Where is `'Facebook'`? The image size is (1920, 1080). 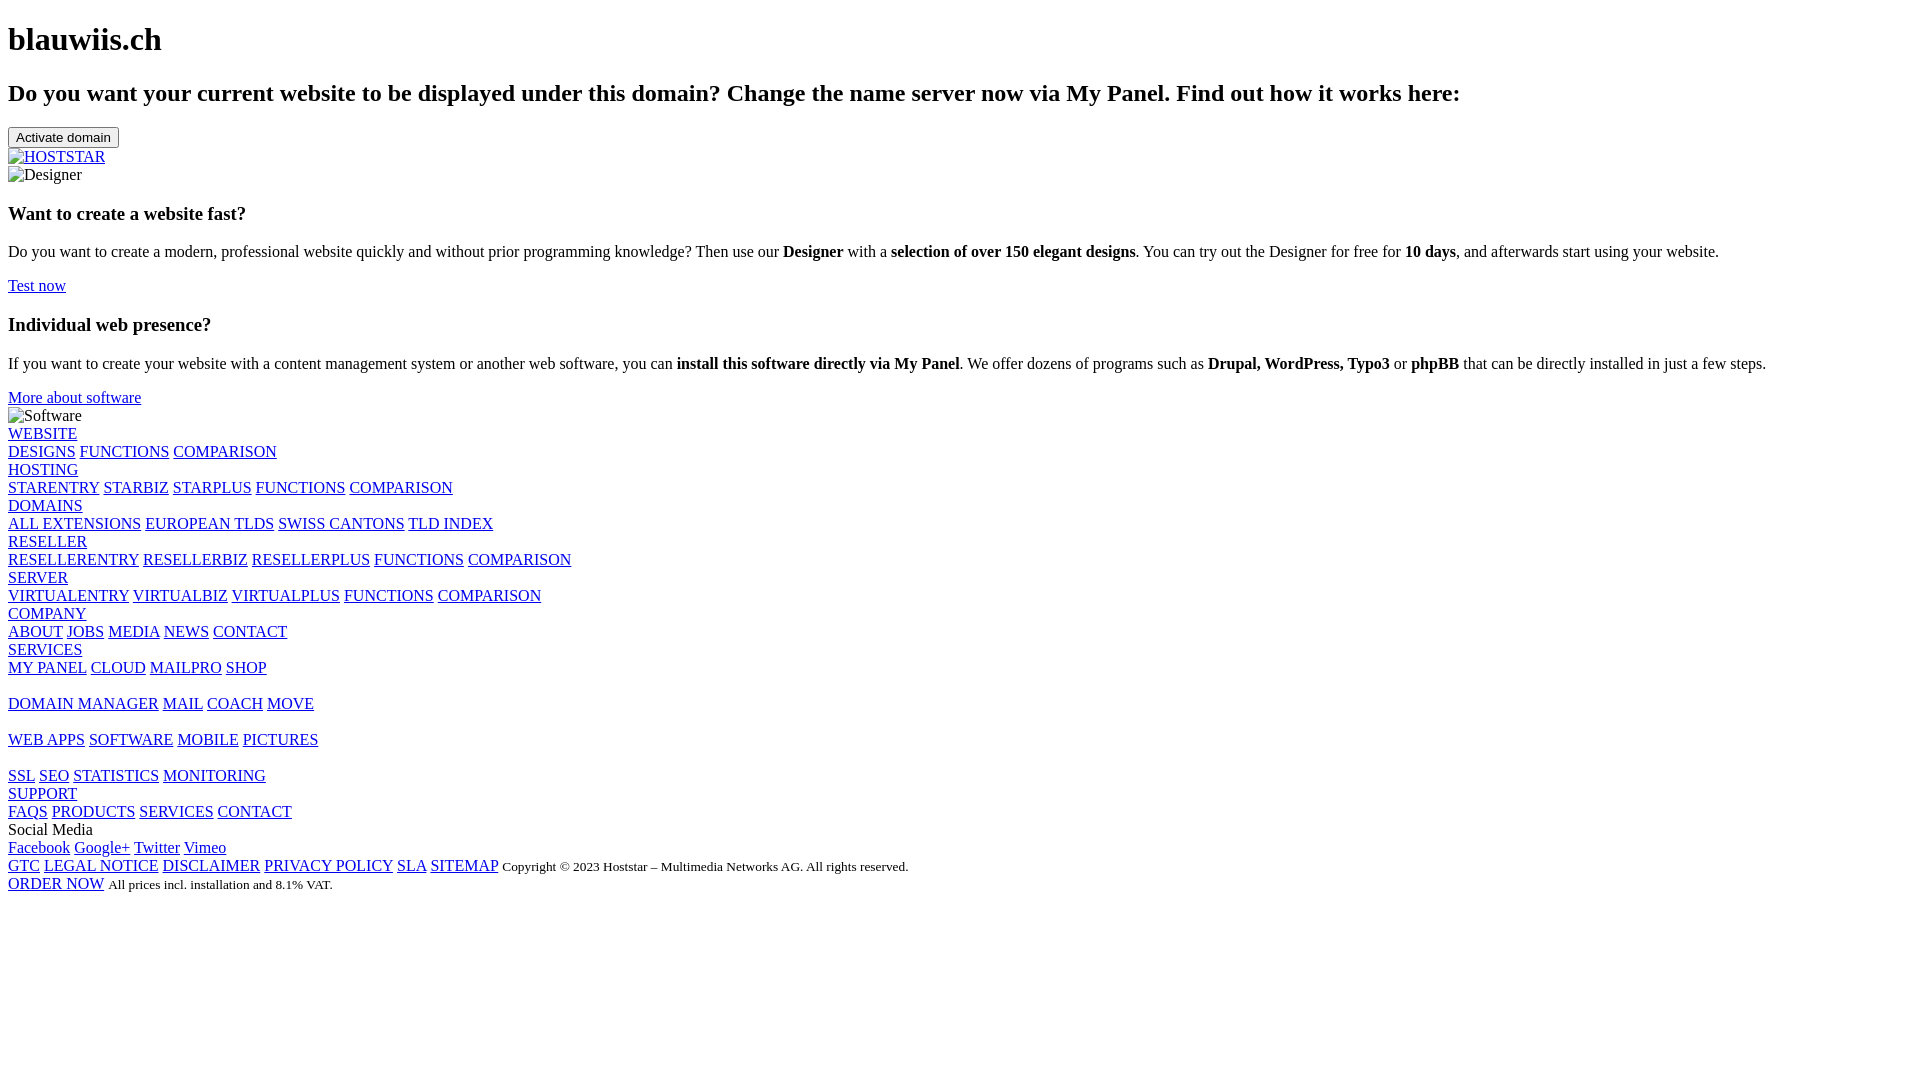
'Facebook' is located at coordinates (8, 847).